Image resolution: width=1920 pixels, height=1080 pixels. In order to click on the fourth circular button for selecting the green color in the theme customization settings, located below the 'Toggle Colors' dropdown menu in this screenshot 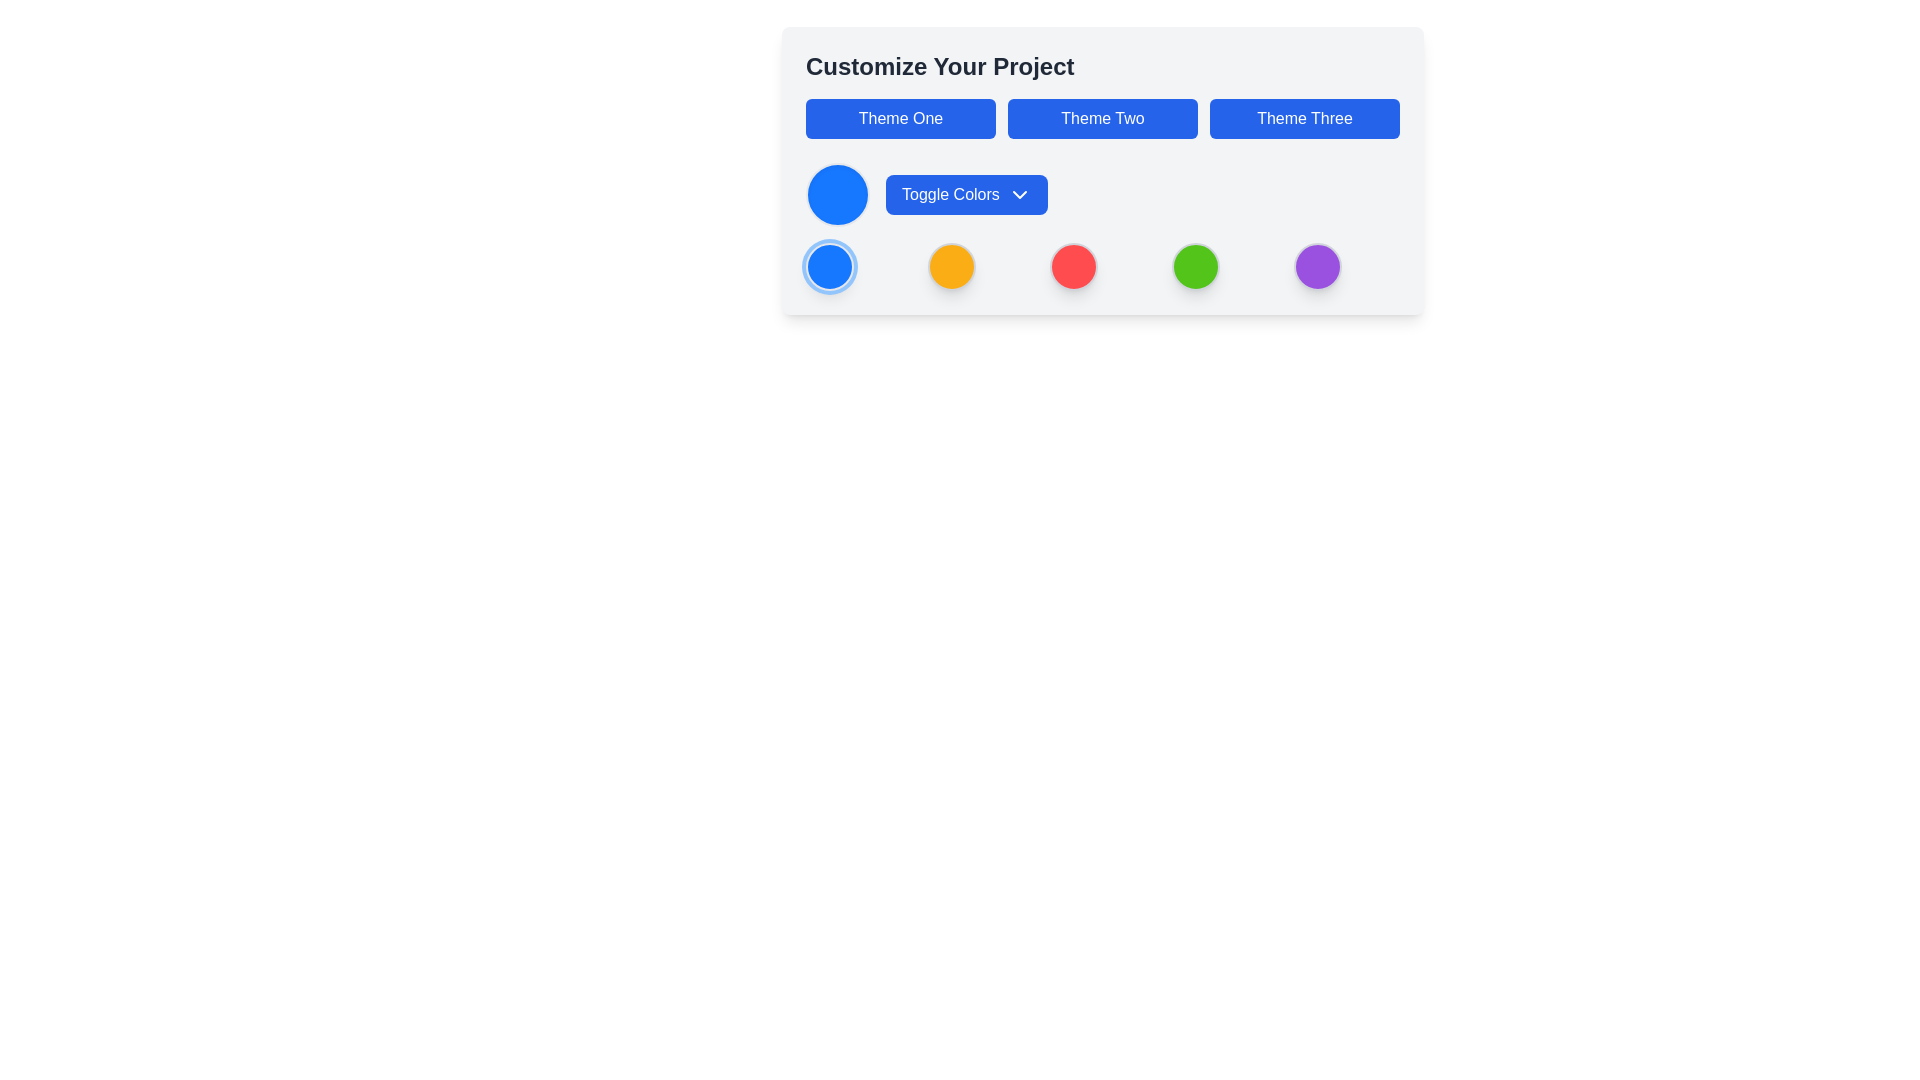, I will do `click(1195, 265)`.